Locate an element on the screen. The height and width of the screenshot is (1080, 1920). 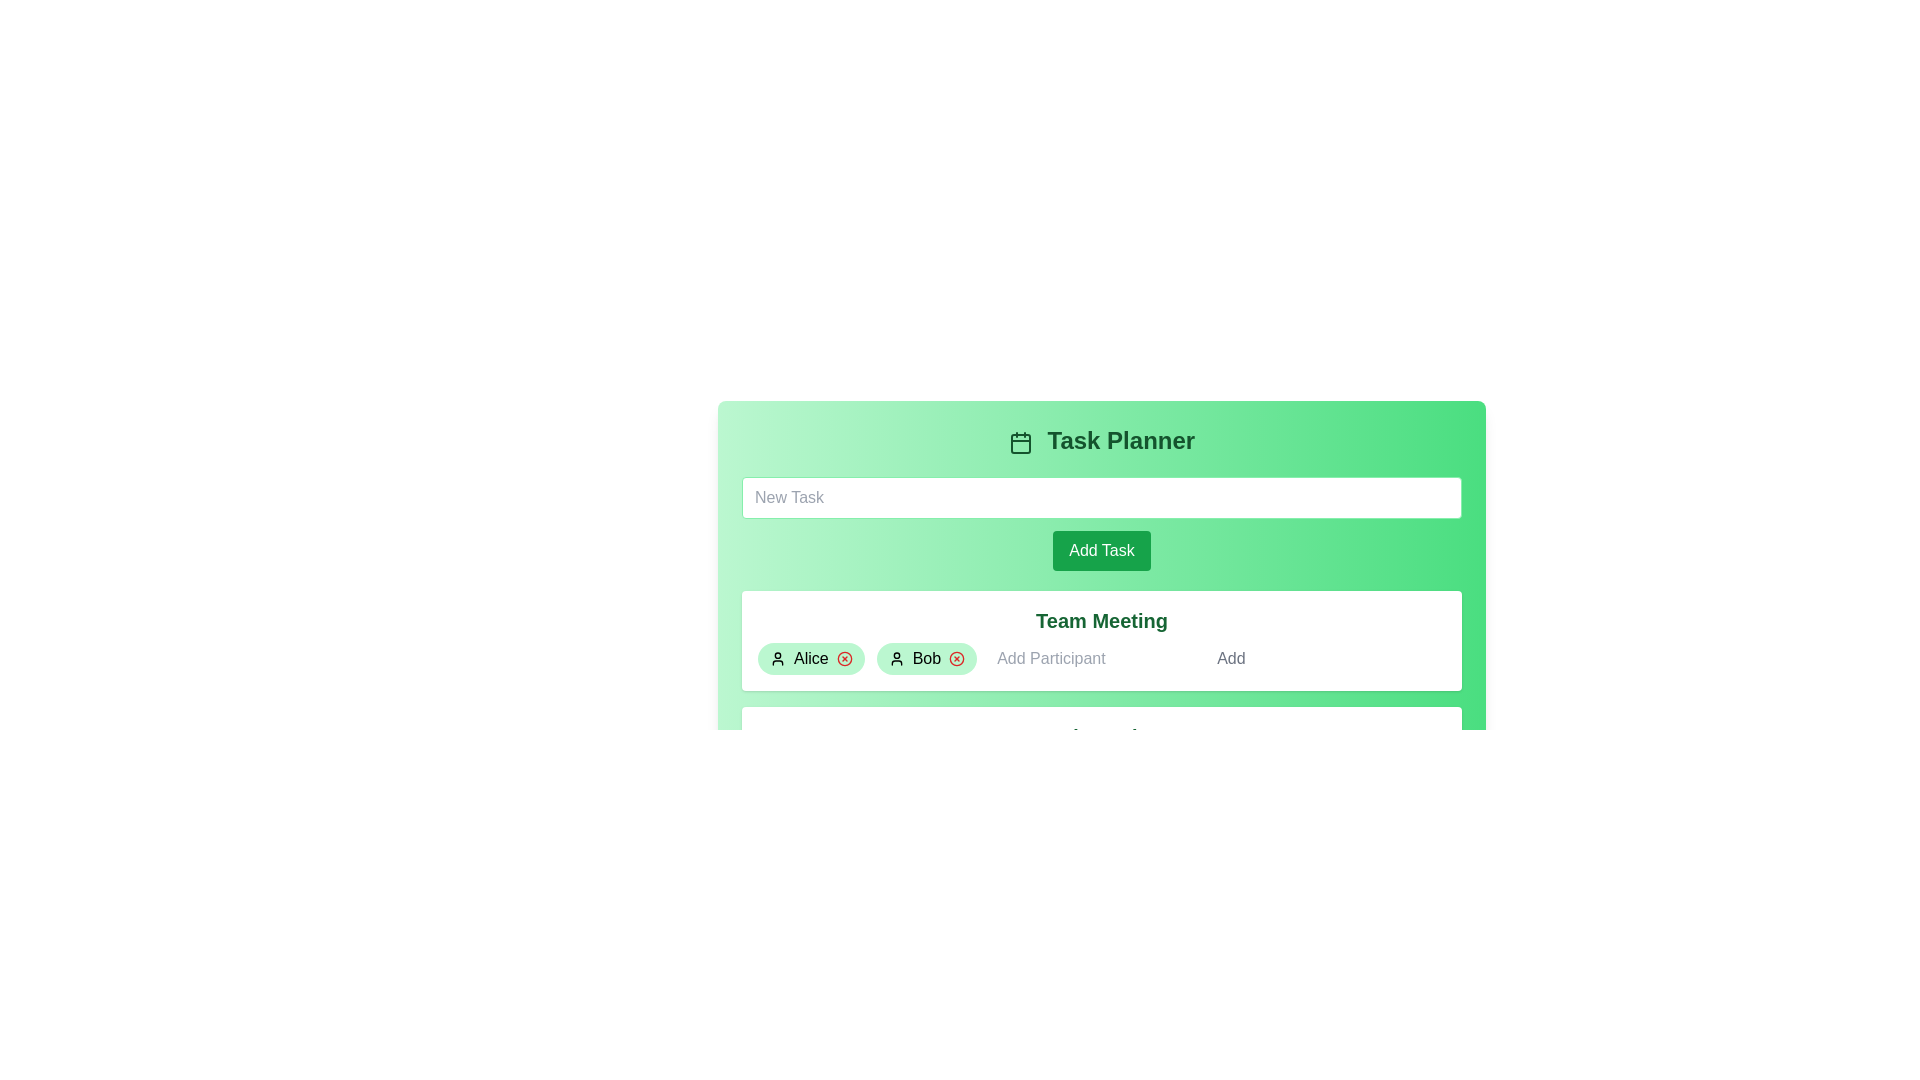
the 'Add Task' button with a green background and white text, located centrally under the 'New Task' input field is located at coordinates (1101, 523).